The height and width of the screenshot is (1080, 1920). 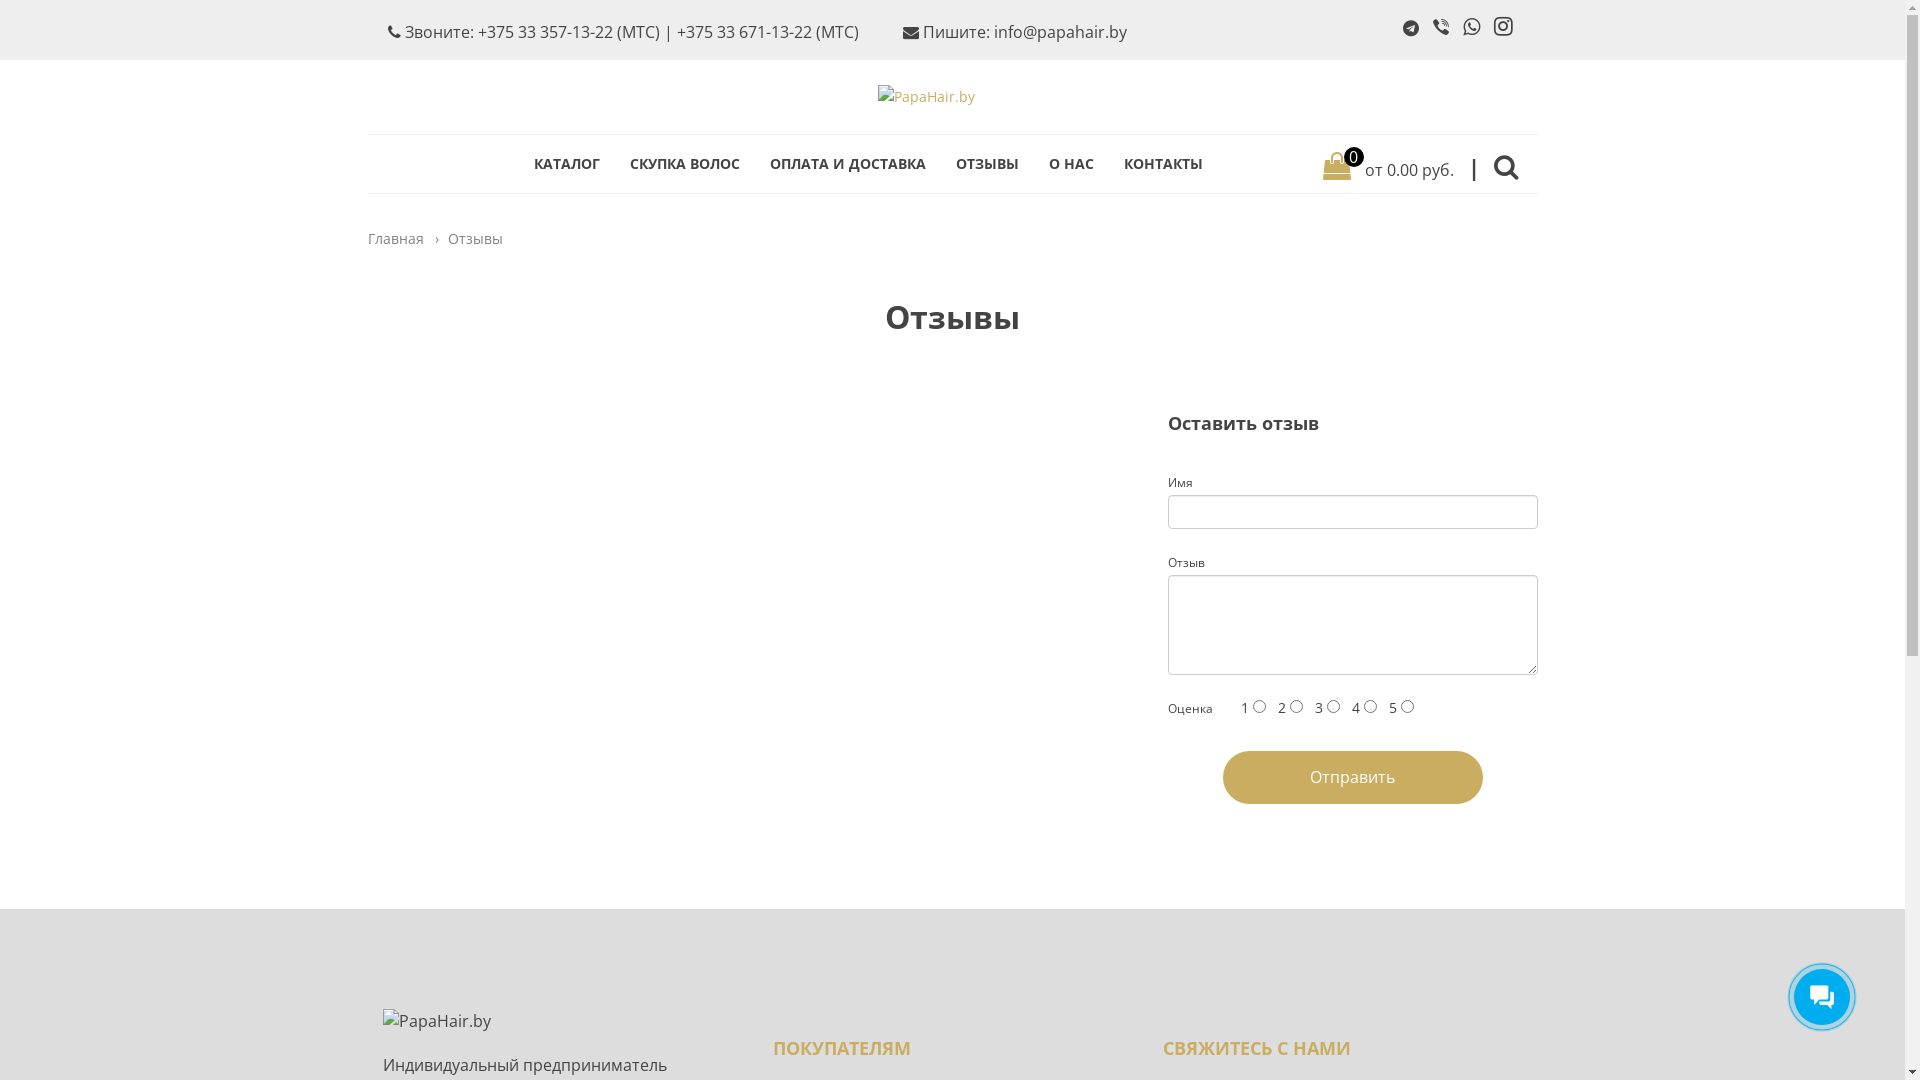 What do you see at coordinates (1470, 27) in the screenshot?
I see `'WhatsApp'` at bounding box center [1470, 27].